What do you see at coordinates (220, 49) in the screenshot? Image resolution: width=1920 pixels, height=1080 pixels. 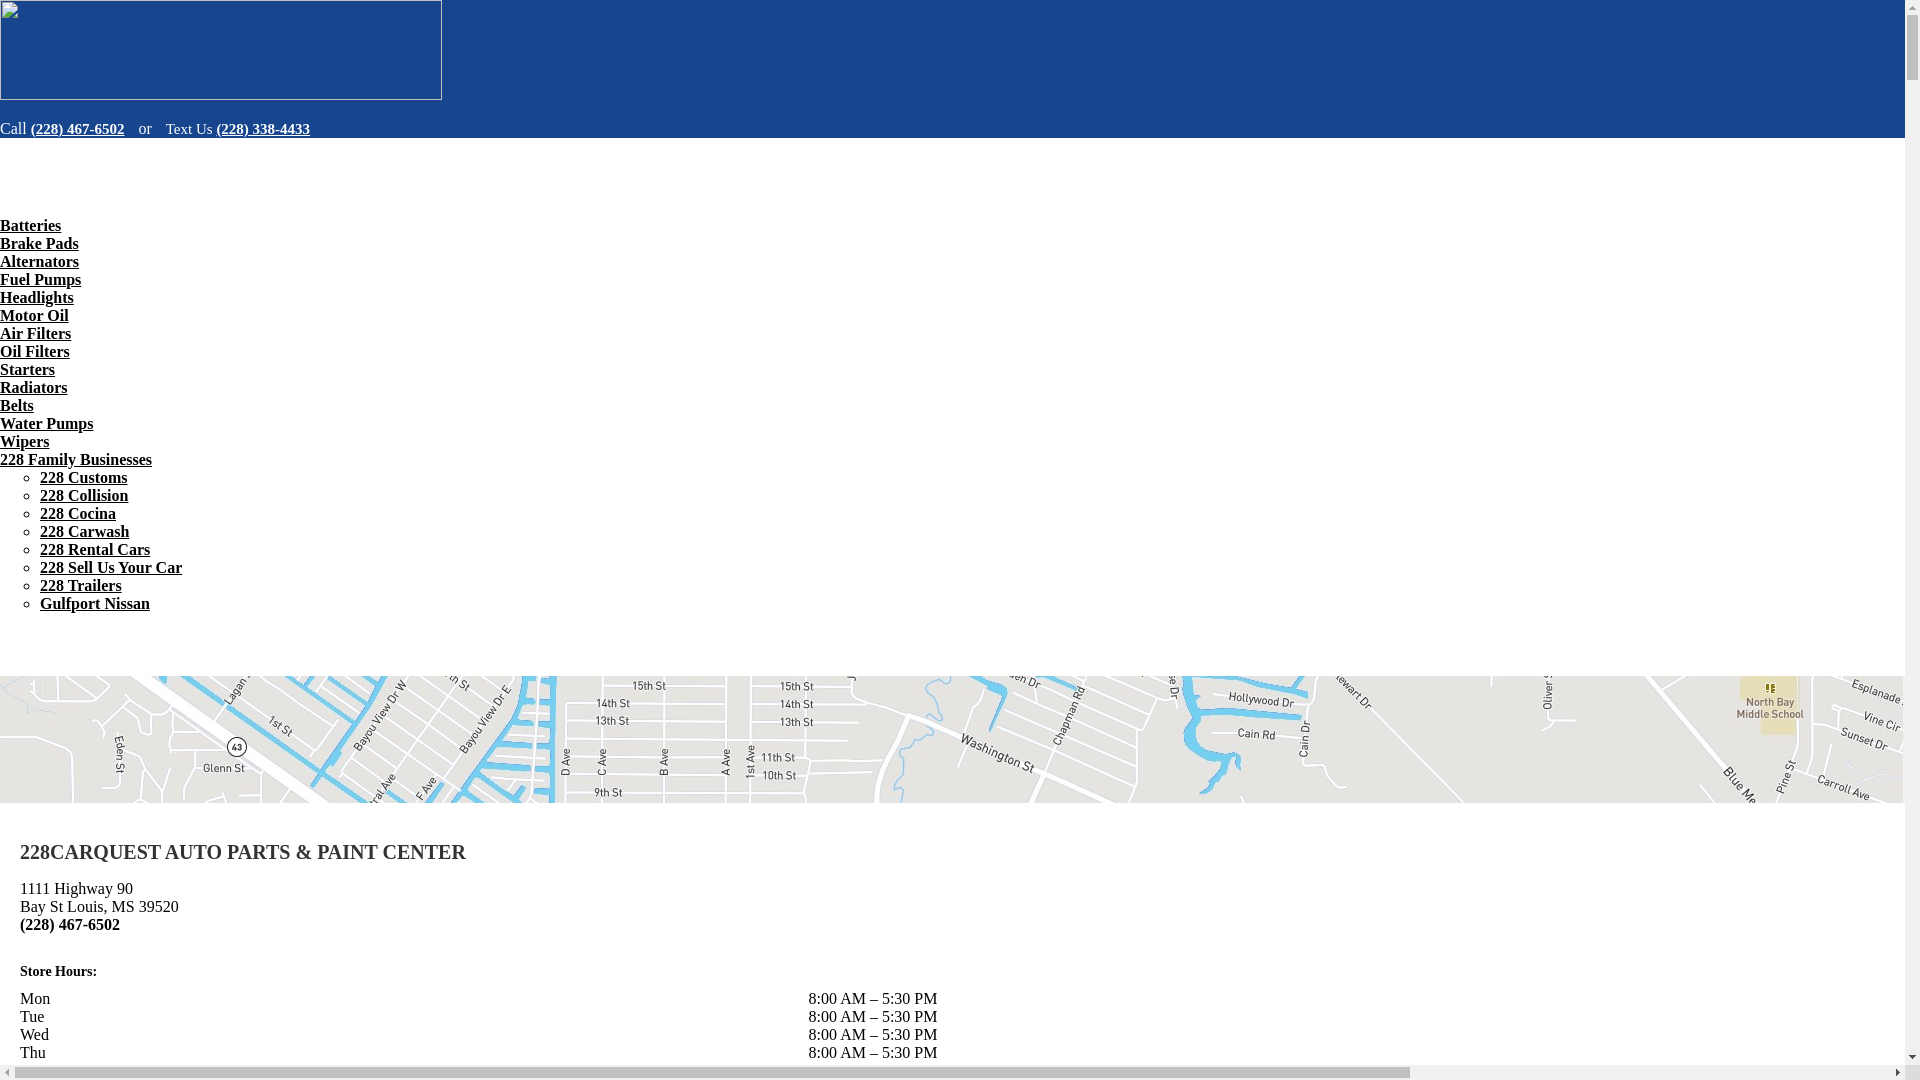 I see `'CQ_header_logo.e4de8e4e'` at bounding box center [220, 49].